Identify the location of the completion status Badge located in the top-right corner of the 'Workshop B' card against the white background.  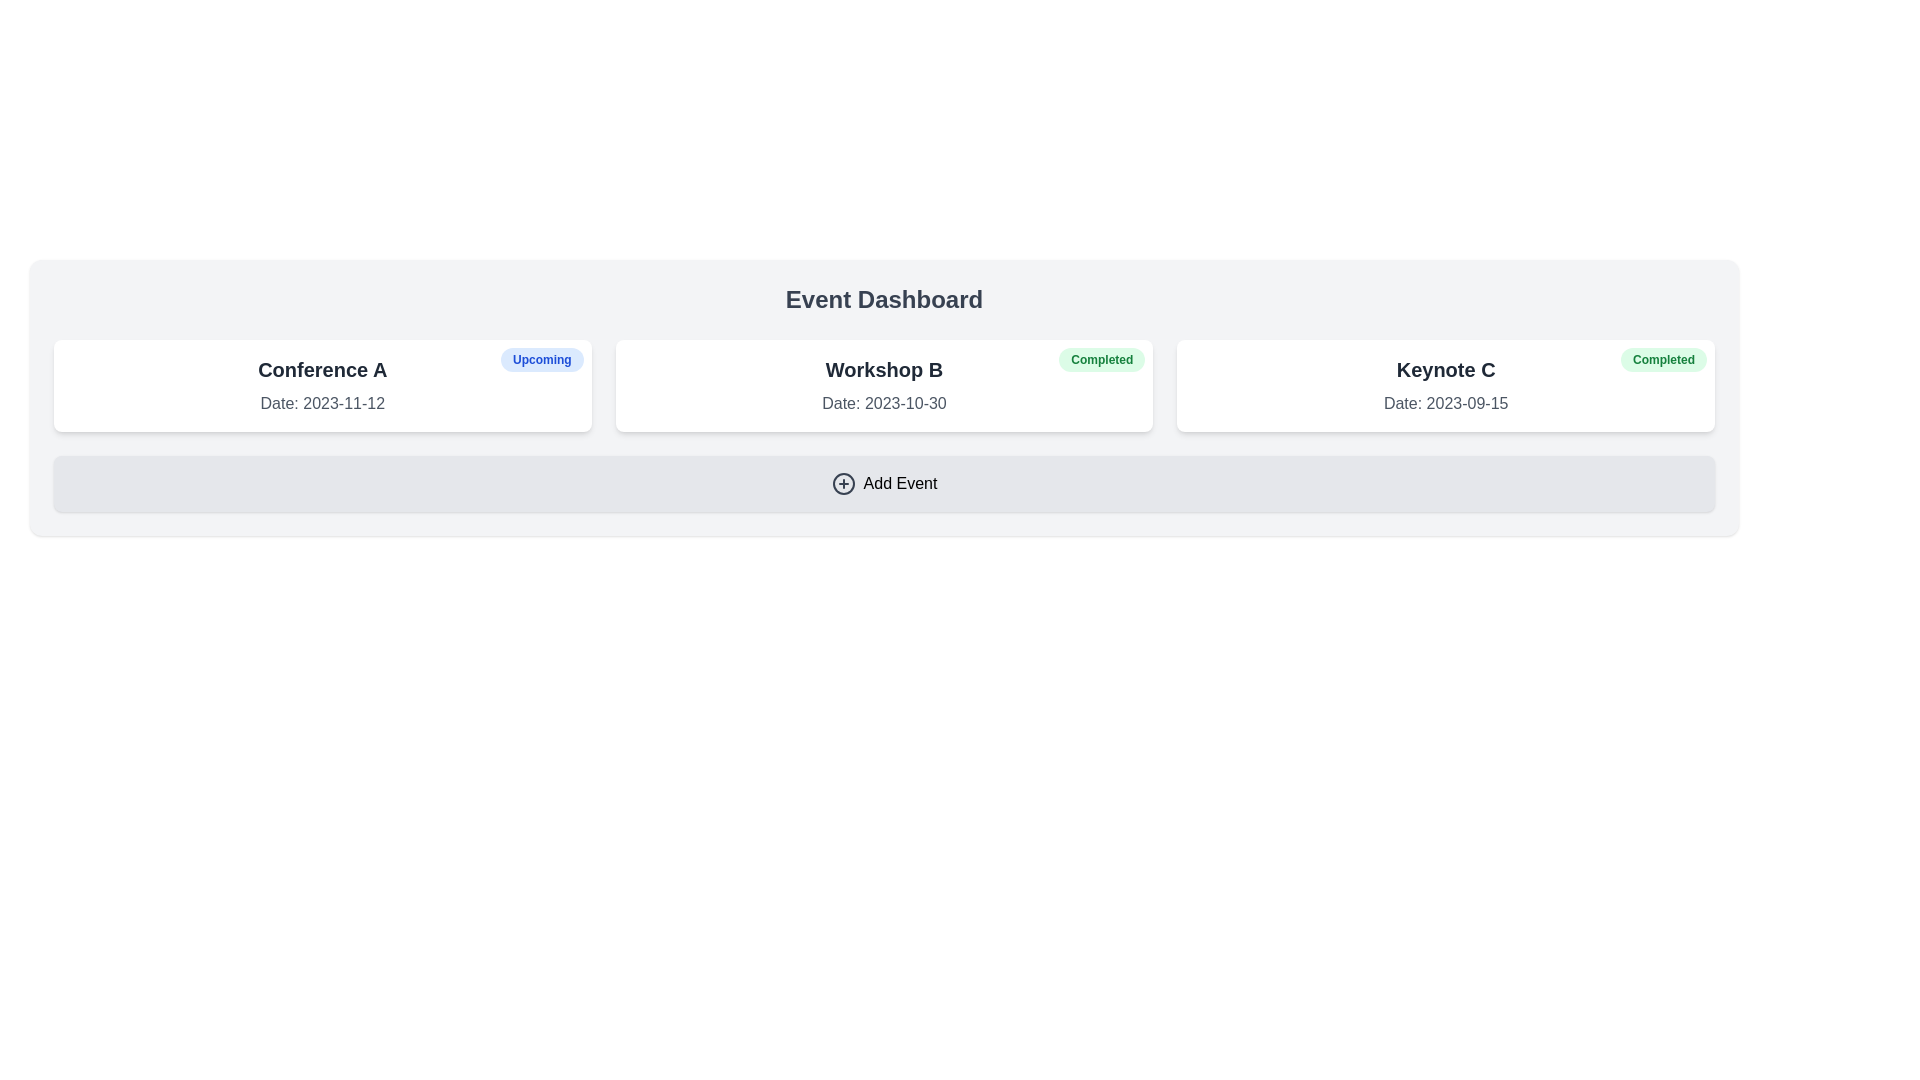
(1101, 358).